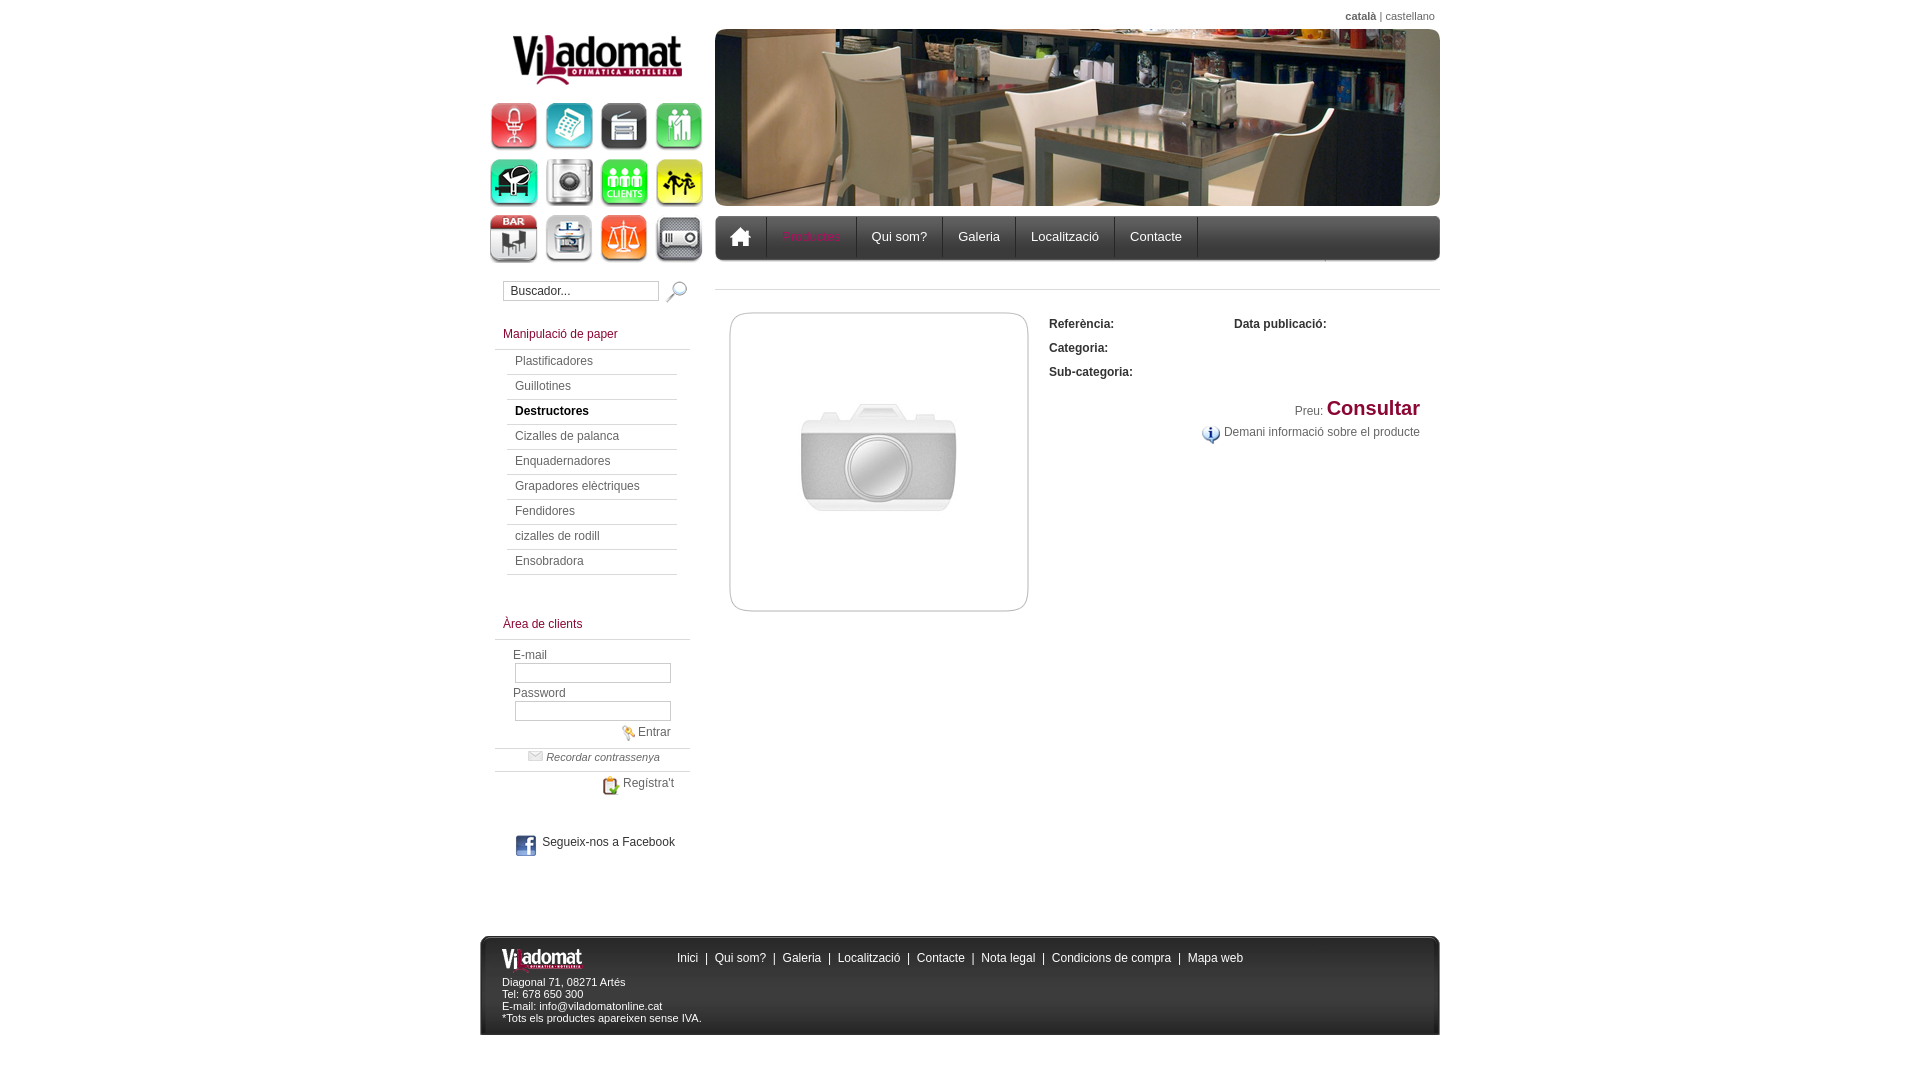 The height and width of the screenshot is (1080, 1920). What do you see at coordinates (579, 290) in the screenshot?
I see `'Buscador...'` at bounding box center [579, 290].